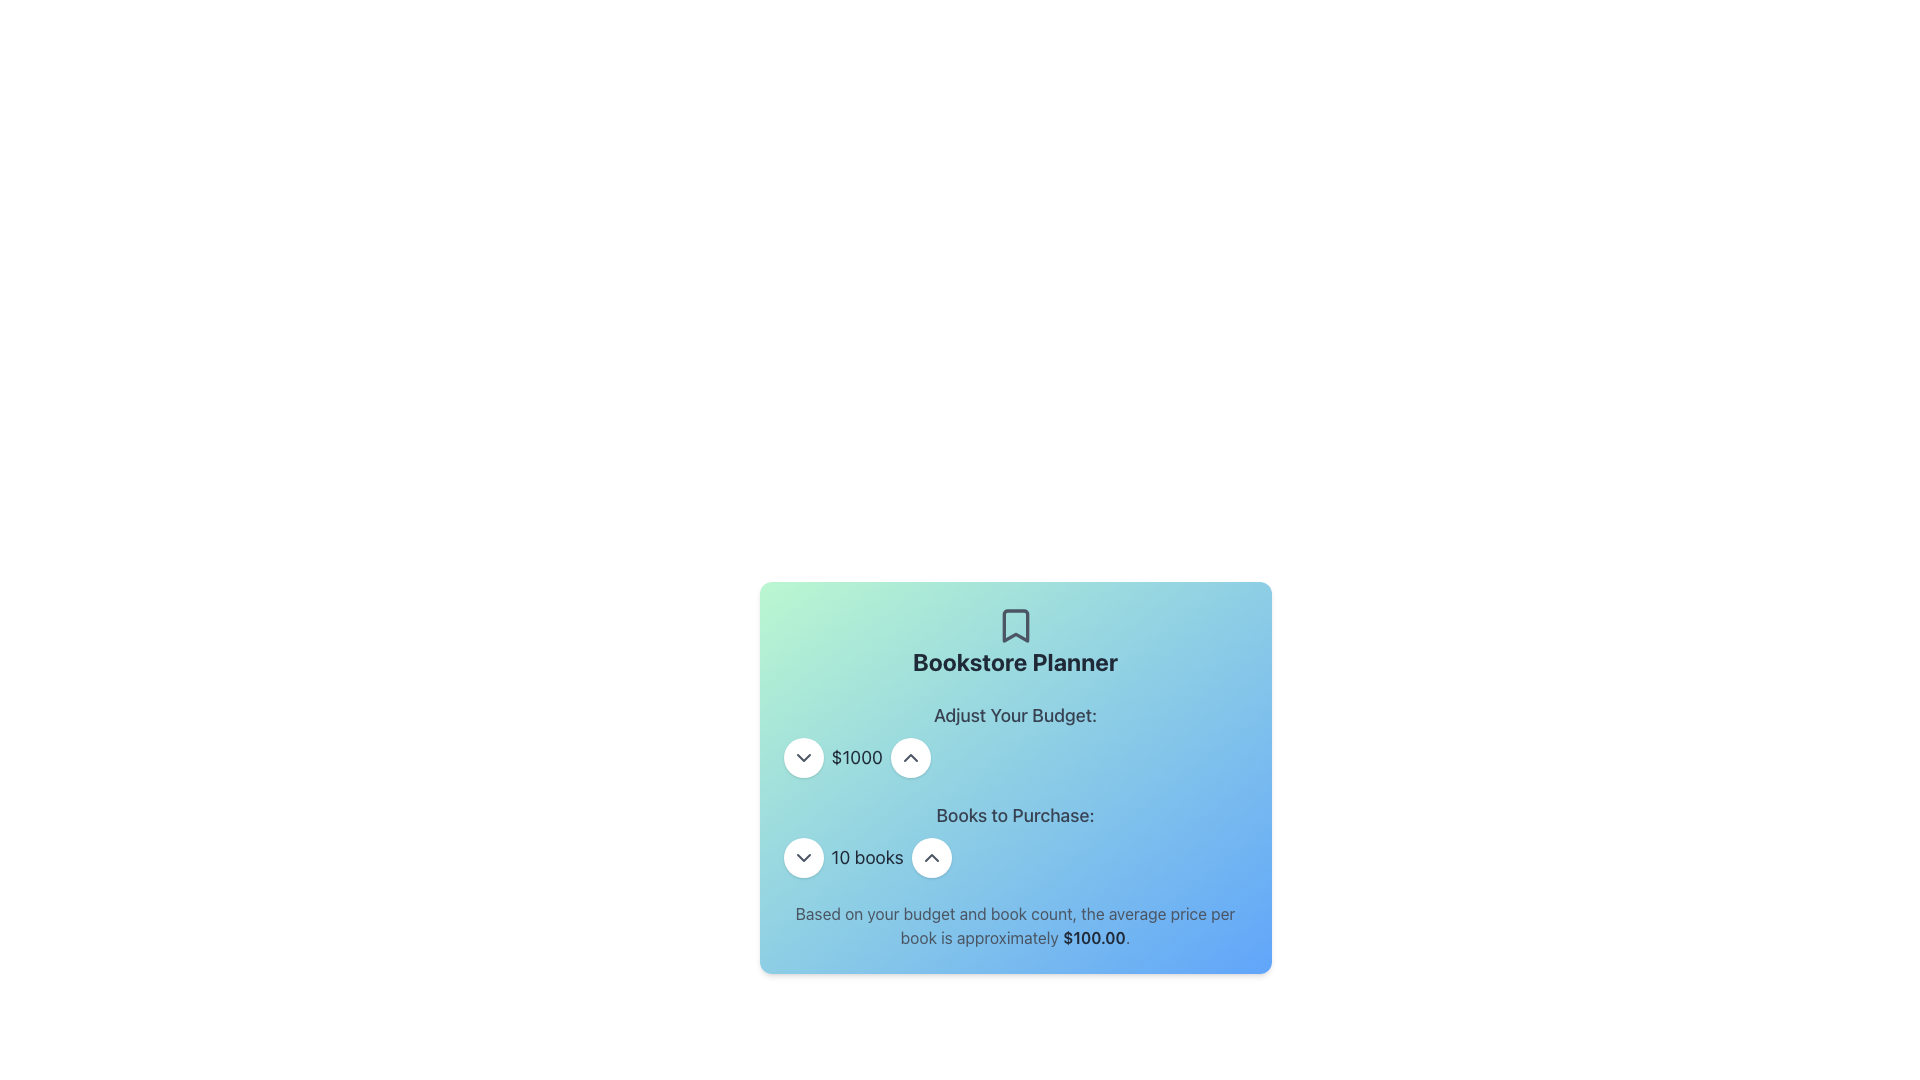  I want to click on the Interactive labeled value selector to adjust either the budget or the book count, which is represented by the labels 'Adjust Your Budget:' and 'Books to Purchase:' with corresponding values, so click(1015, 789).